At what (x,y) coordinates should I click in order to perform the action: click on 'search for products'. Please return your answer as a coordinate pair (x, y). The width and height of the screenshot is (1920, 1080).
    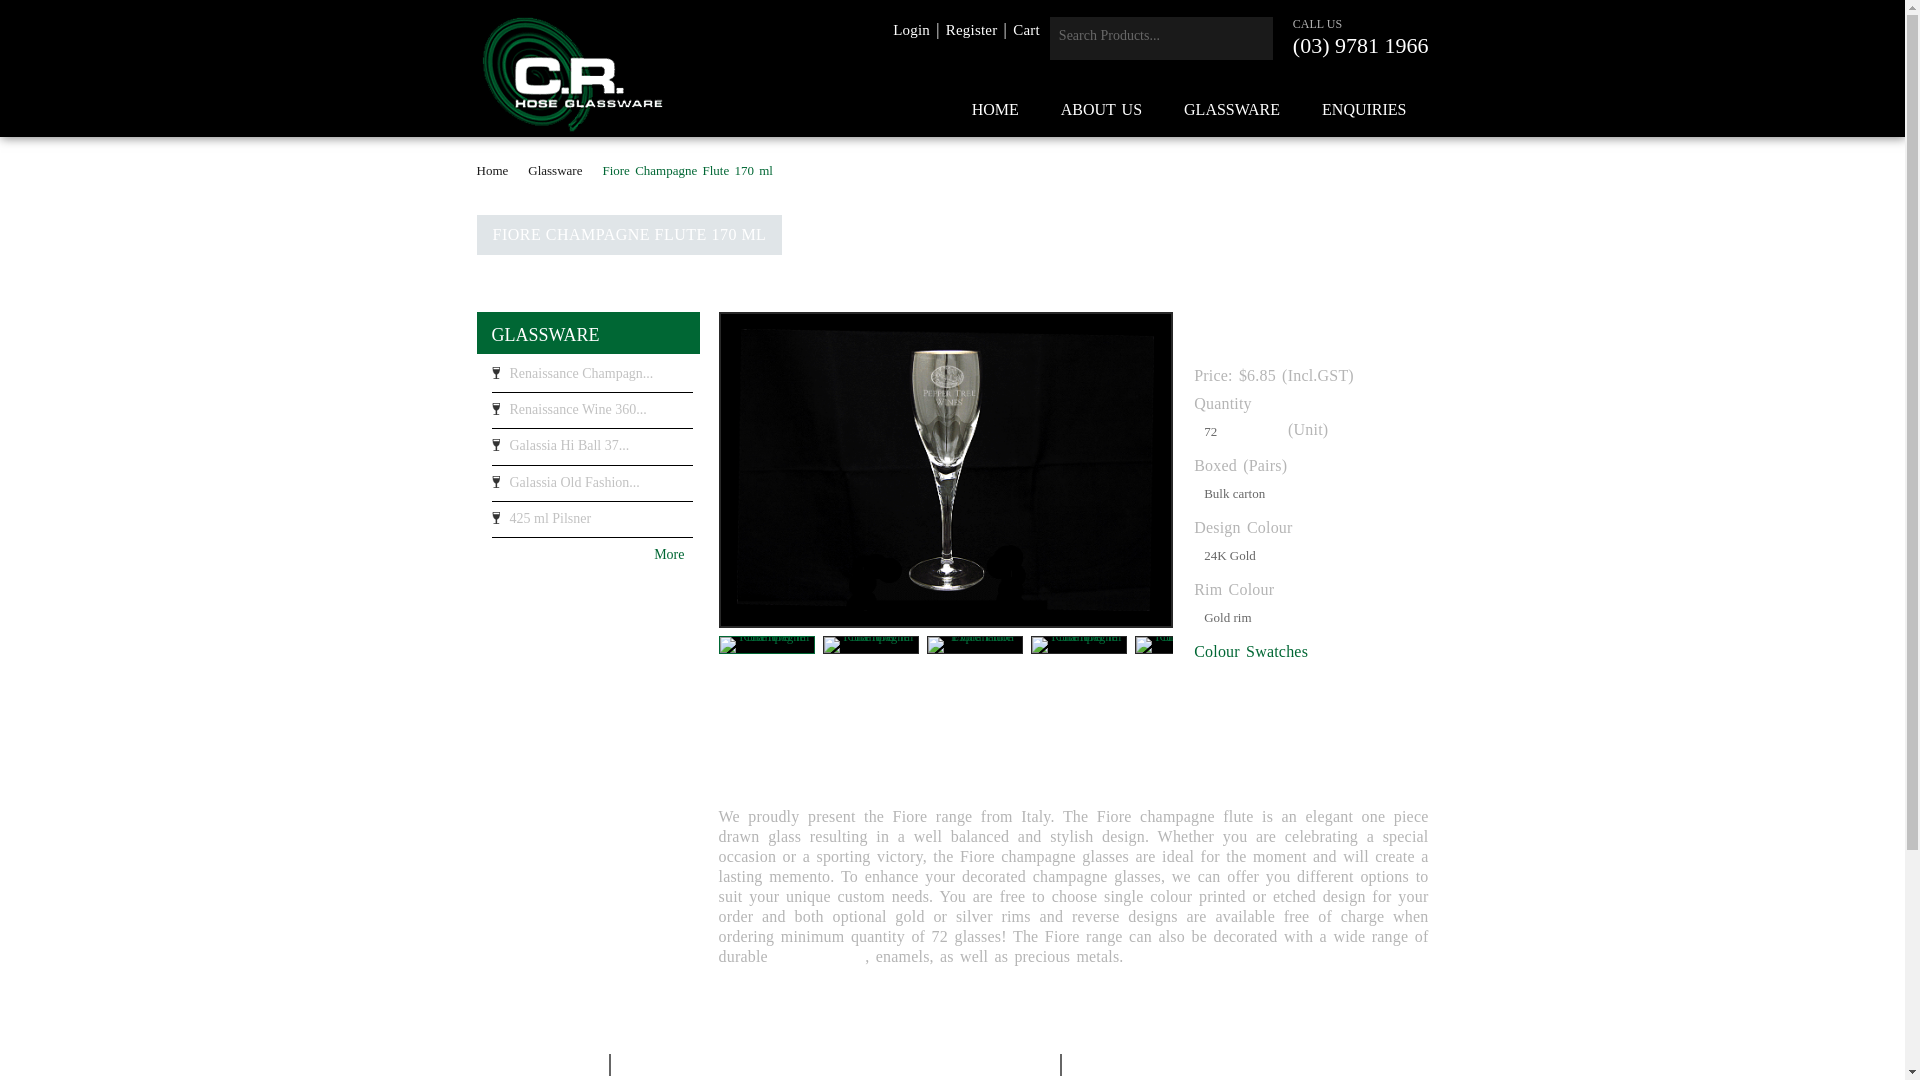
    Looking at the image, I should click on (1141, 35).